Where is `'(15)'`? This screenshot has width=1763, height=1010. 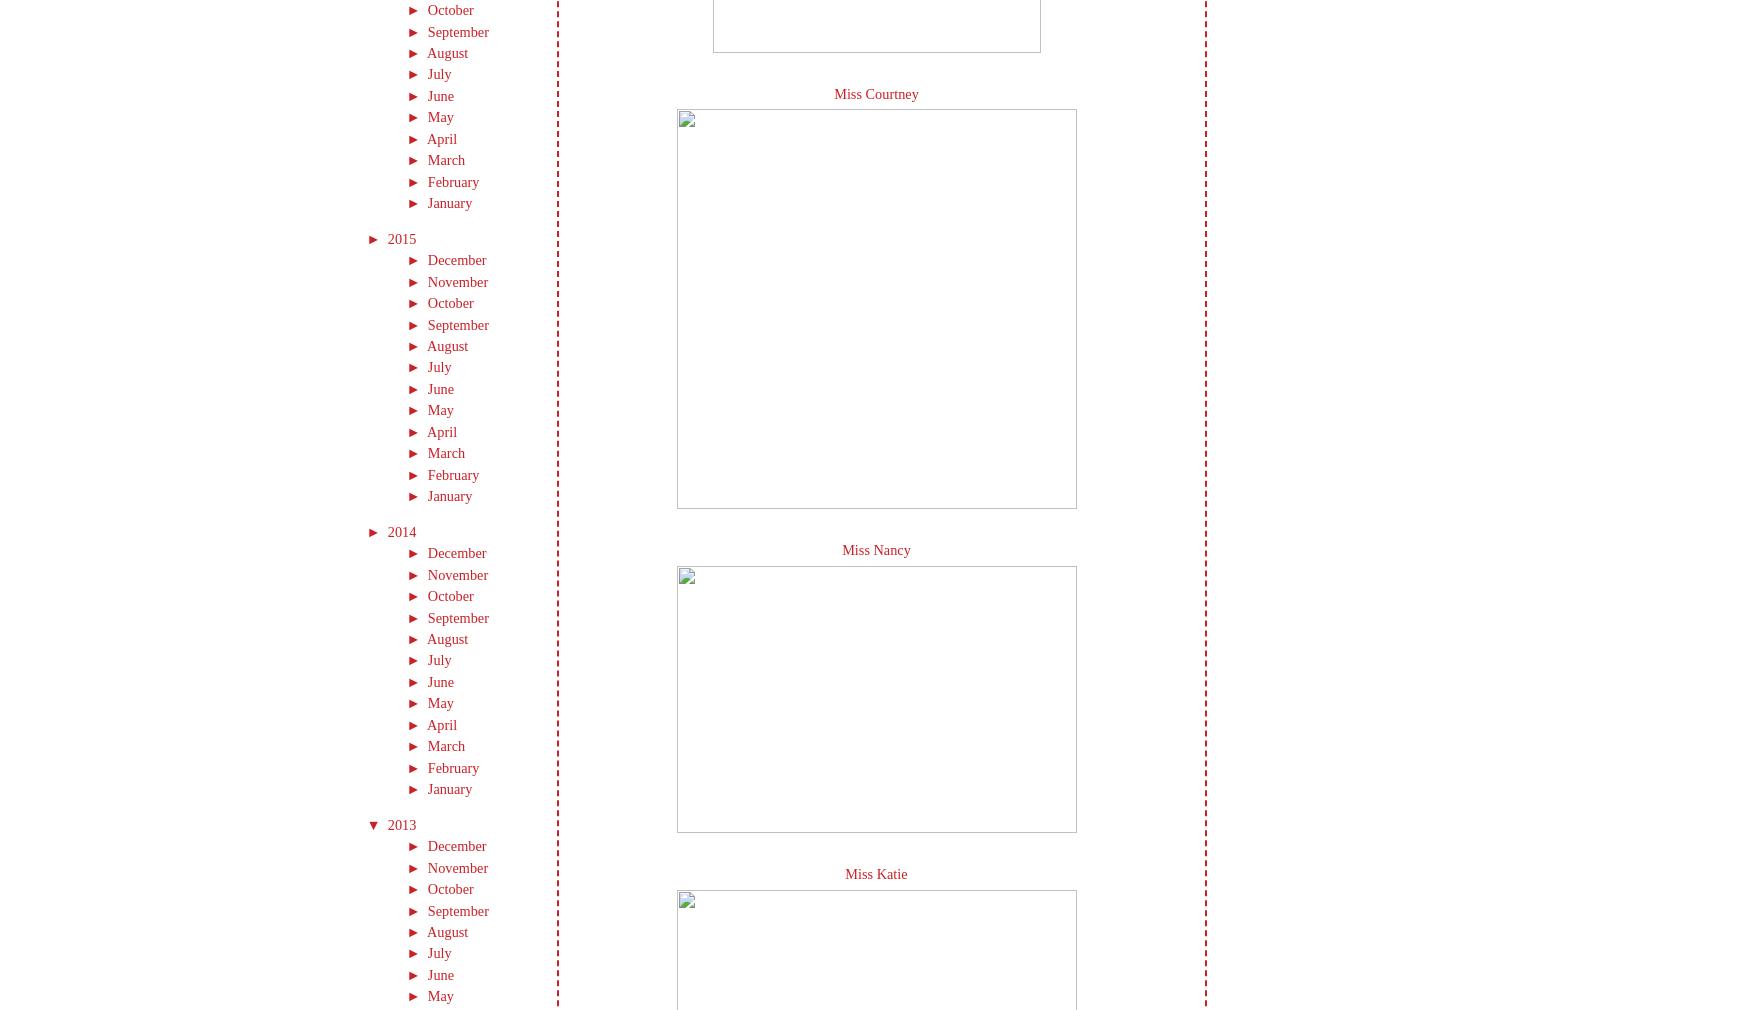 '(15)' is located at coordinates (502, 572).